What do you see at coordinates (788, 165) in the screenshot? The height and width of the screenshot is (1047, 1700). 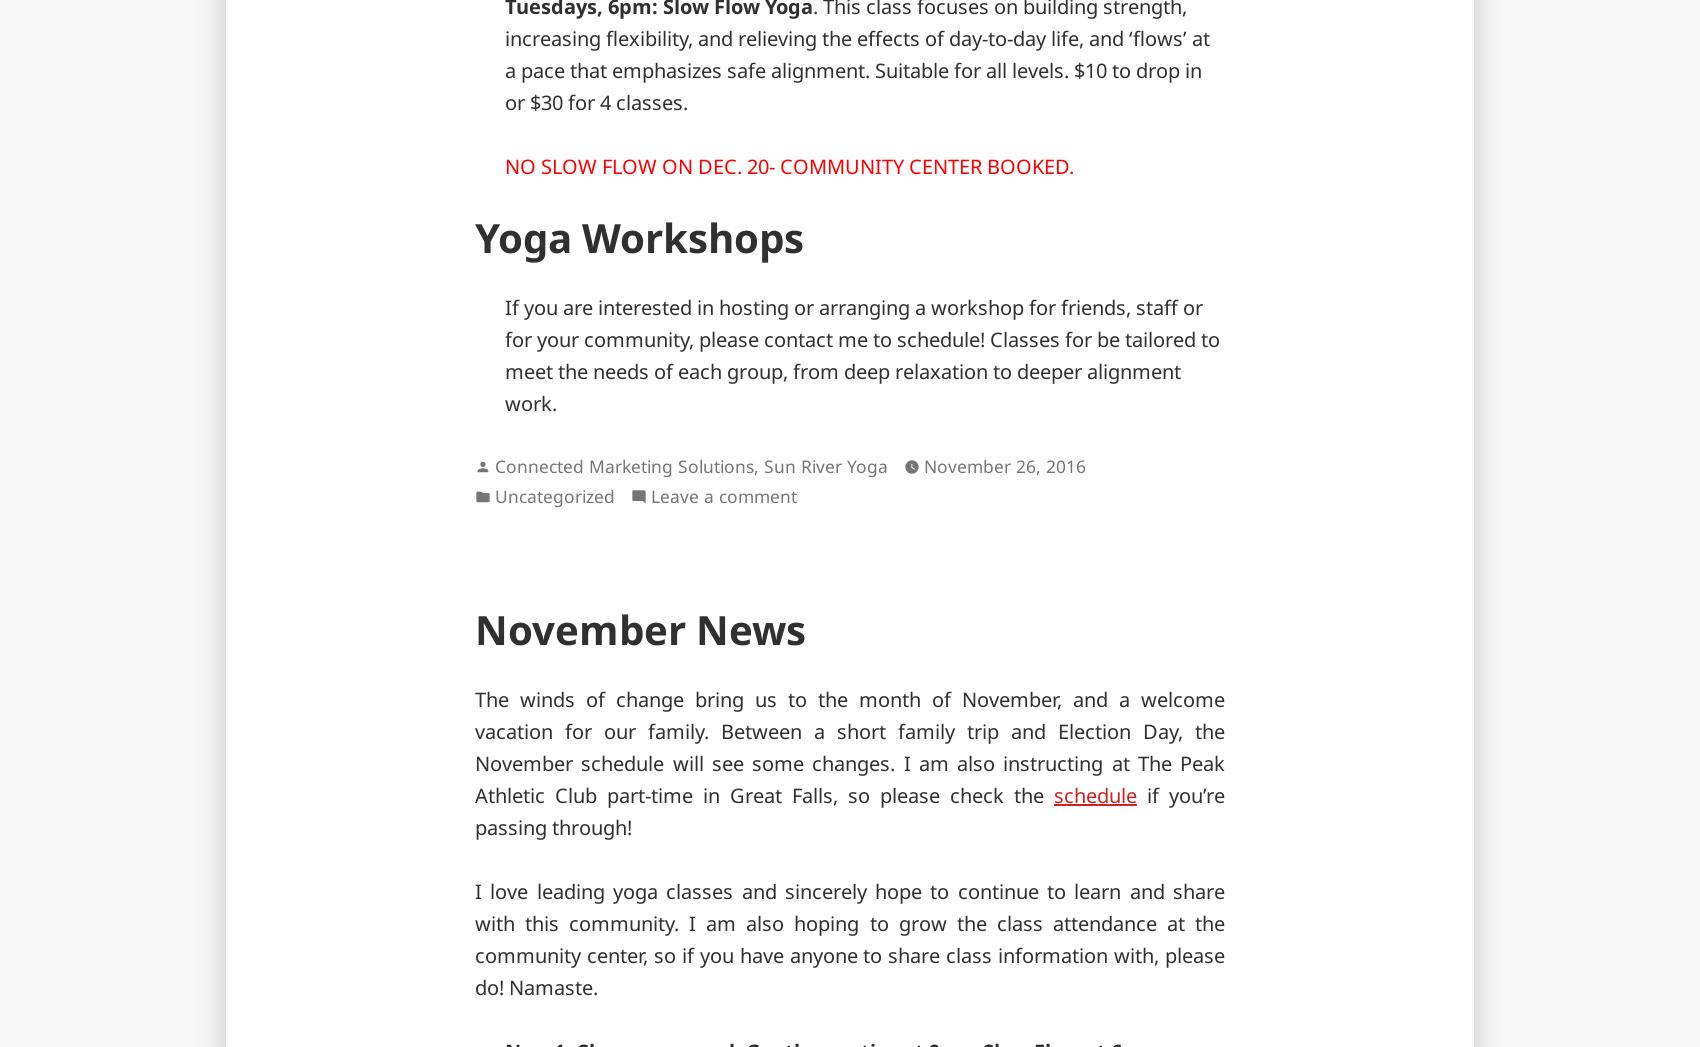 I see `'NO SLOW FLOW ON DEC. 20- COMMUNITY CENTER BOOKED.'` at bounding box center [788, 165].